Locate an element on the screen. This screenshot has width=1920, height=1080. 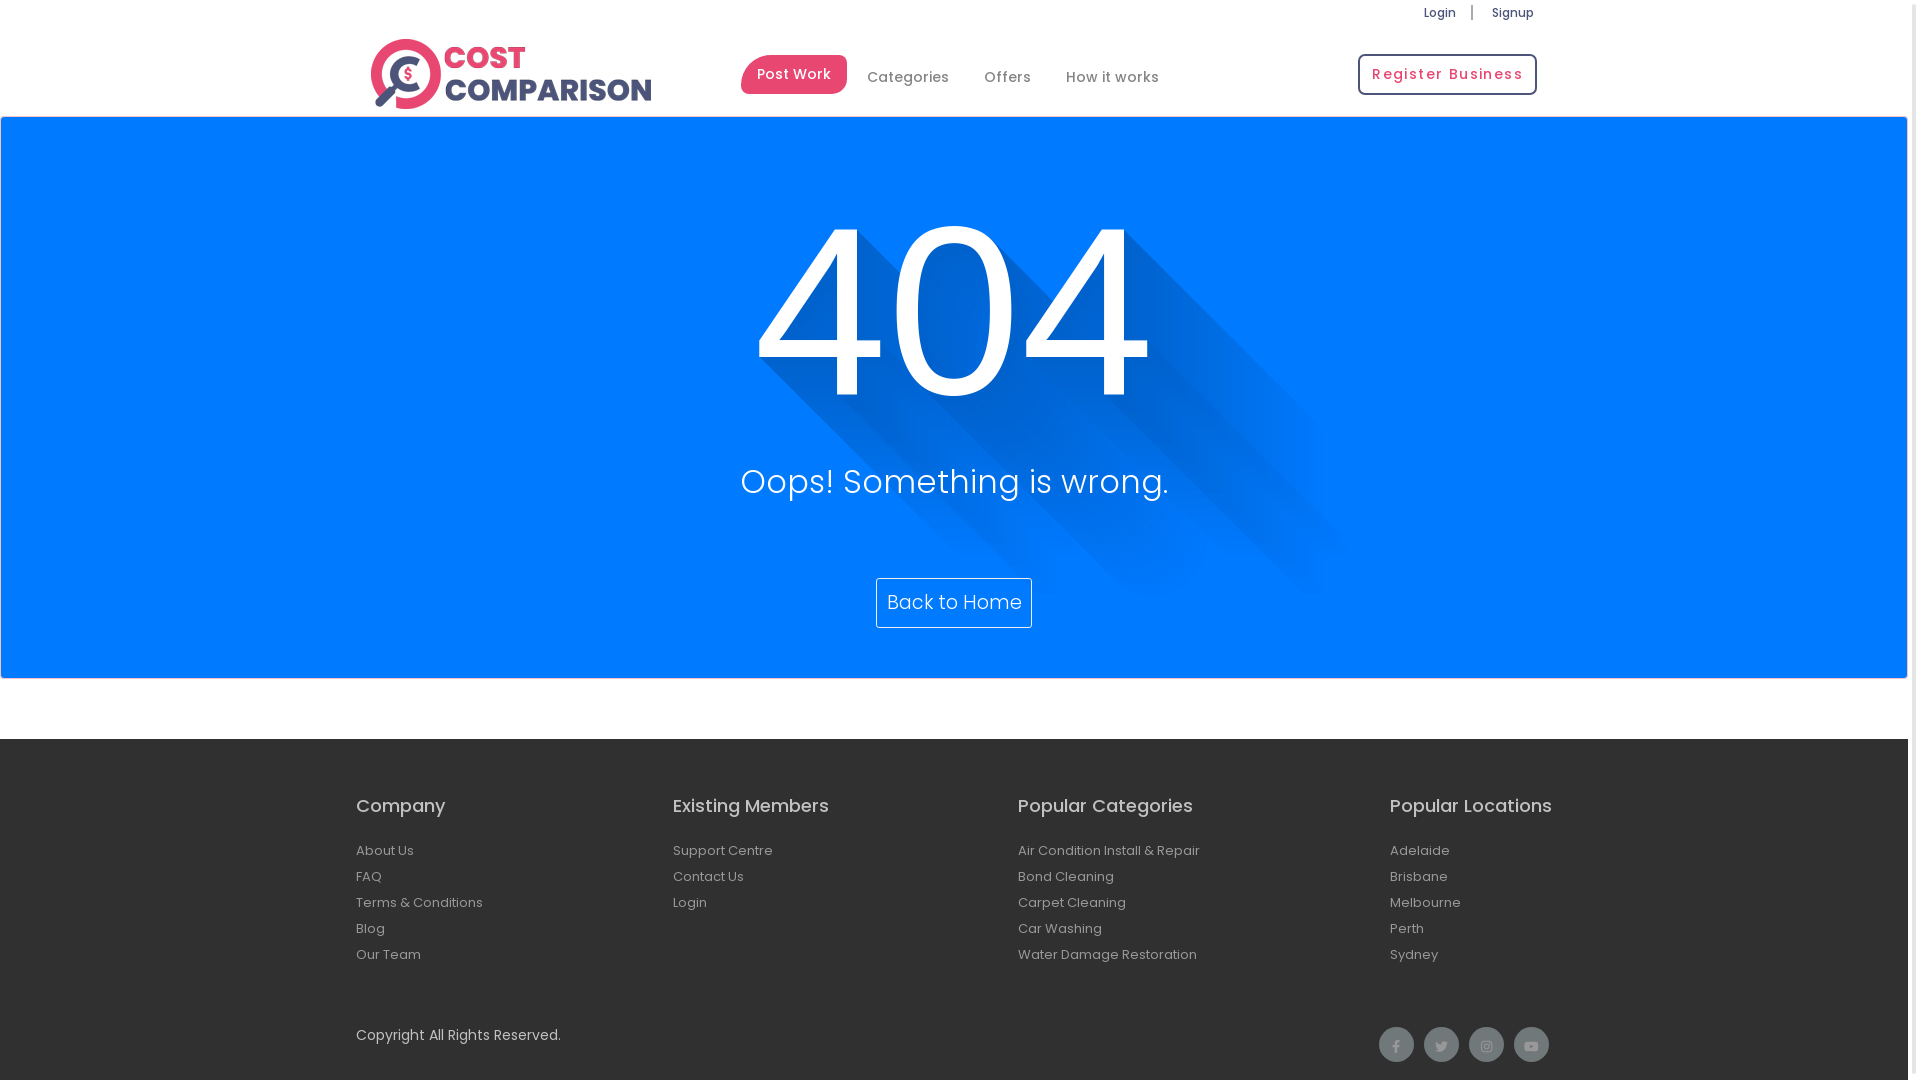
'Login' is located at coordinates (1440, 12).